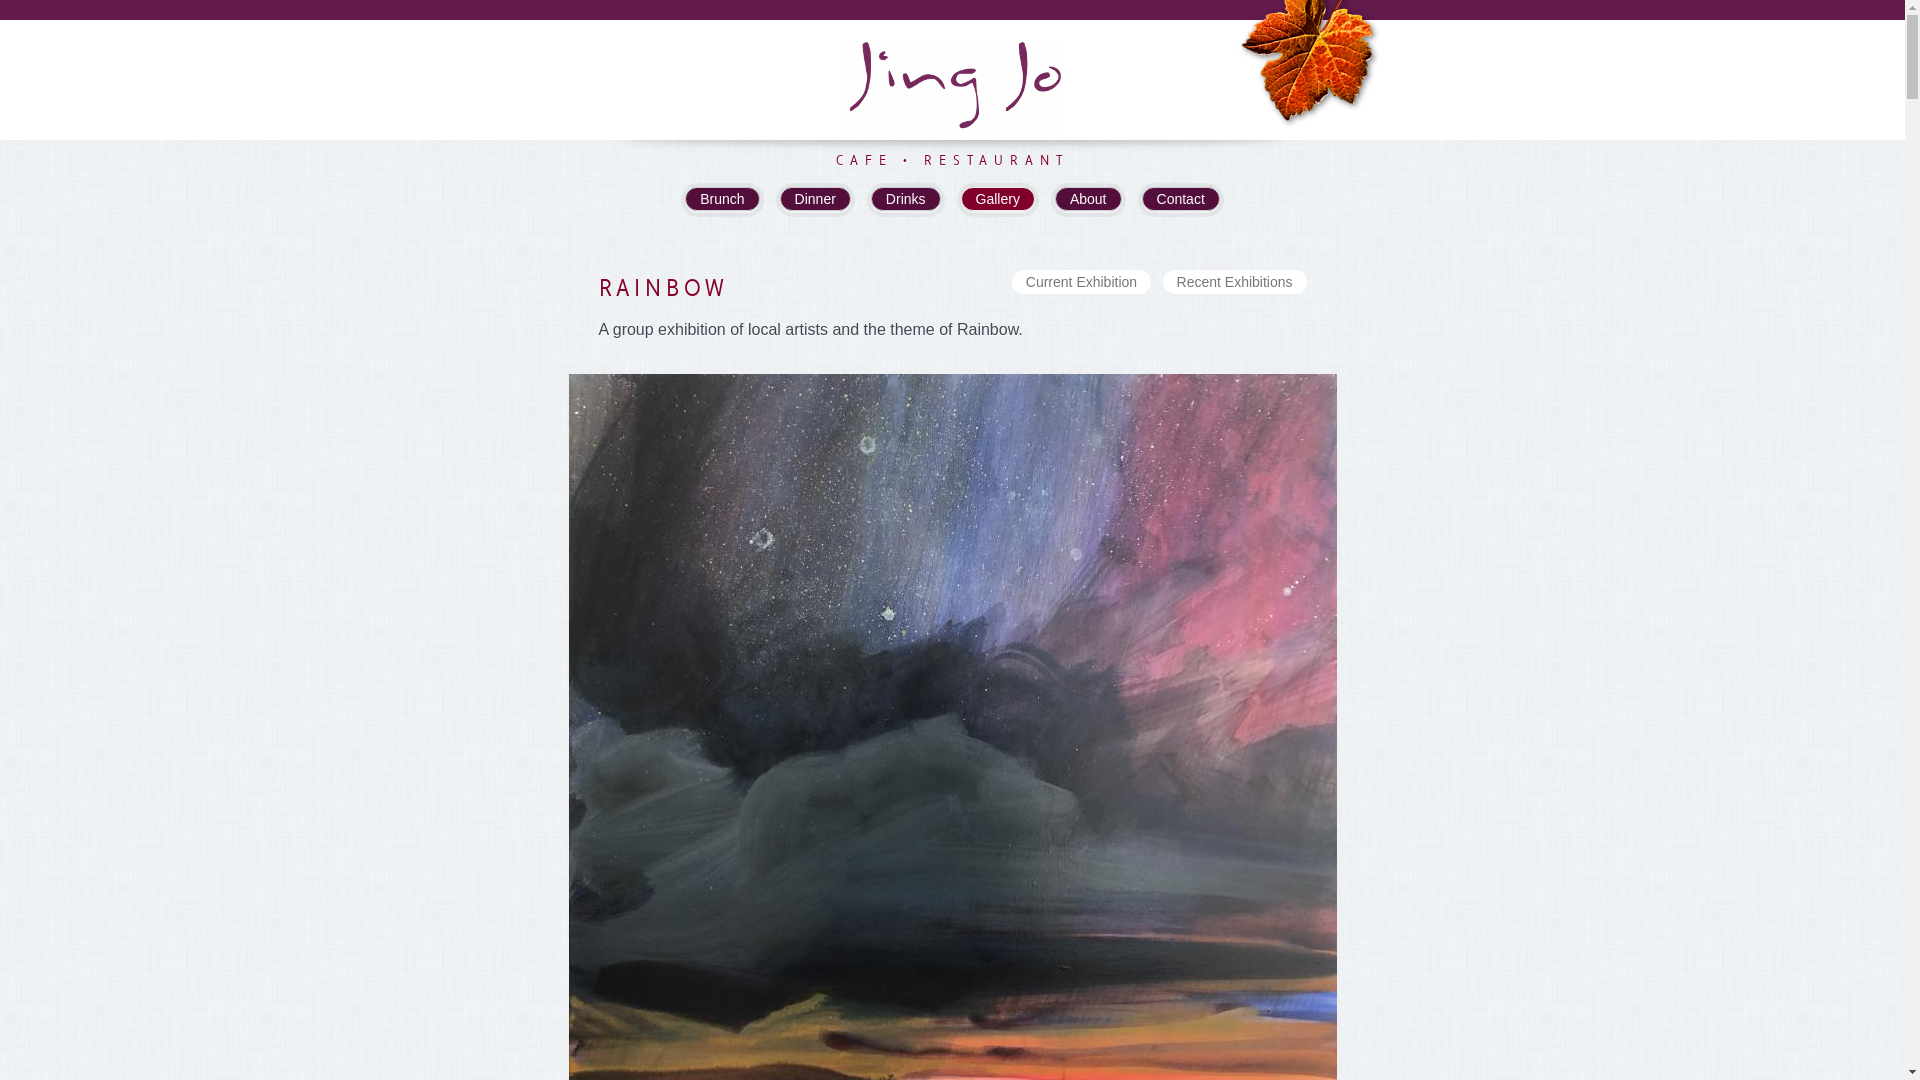 Image resolution: width=1920 pixels, height=1080 pixels. What do you see at coordinates (1180, 199) in the screenshot?
I see `'Contact'` at bounding box center [1180, 199].